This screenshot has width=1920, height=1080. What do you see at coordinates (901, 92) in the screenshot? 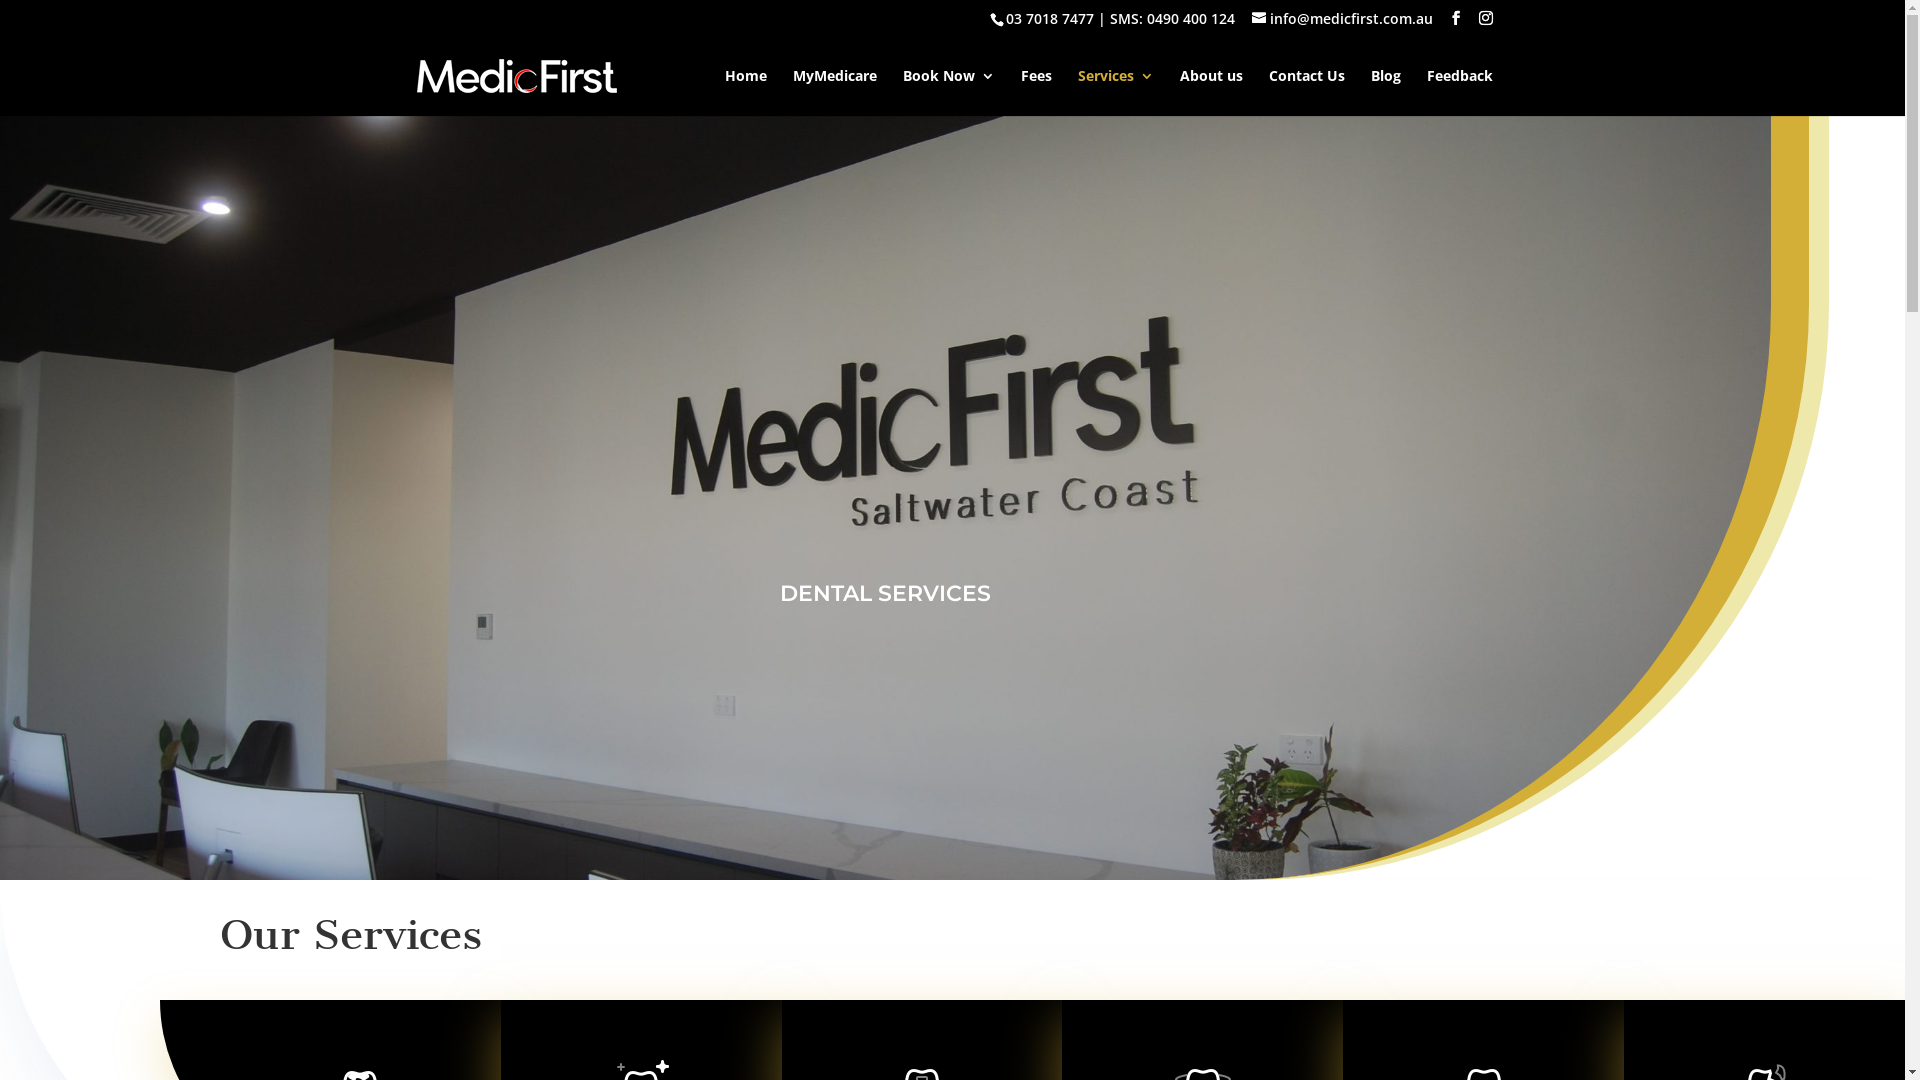
I see `'Book Now'` at bounding box center [901, 92].